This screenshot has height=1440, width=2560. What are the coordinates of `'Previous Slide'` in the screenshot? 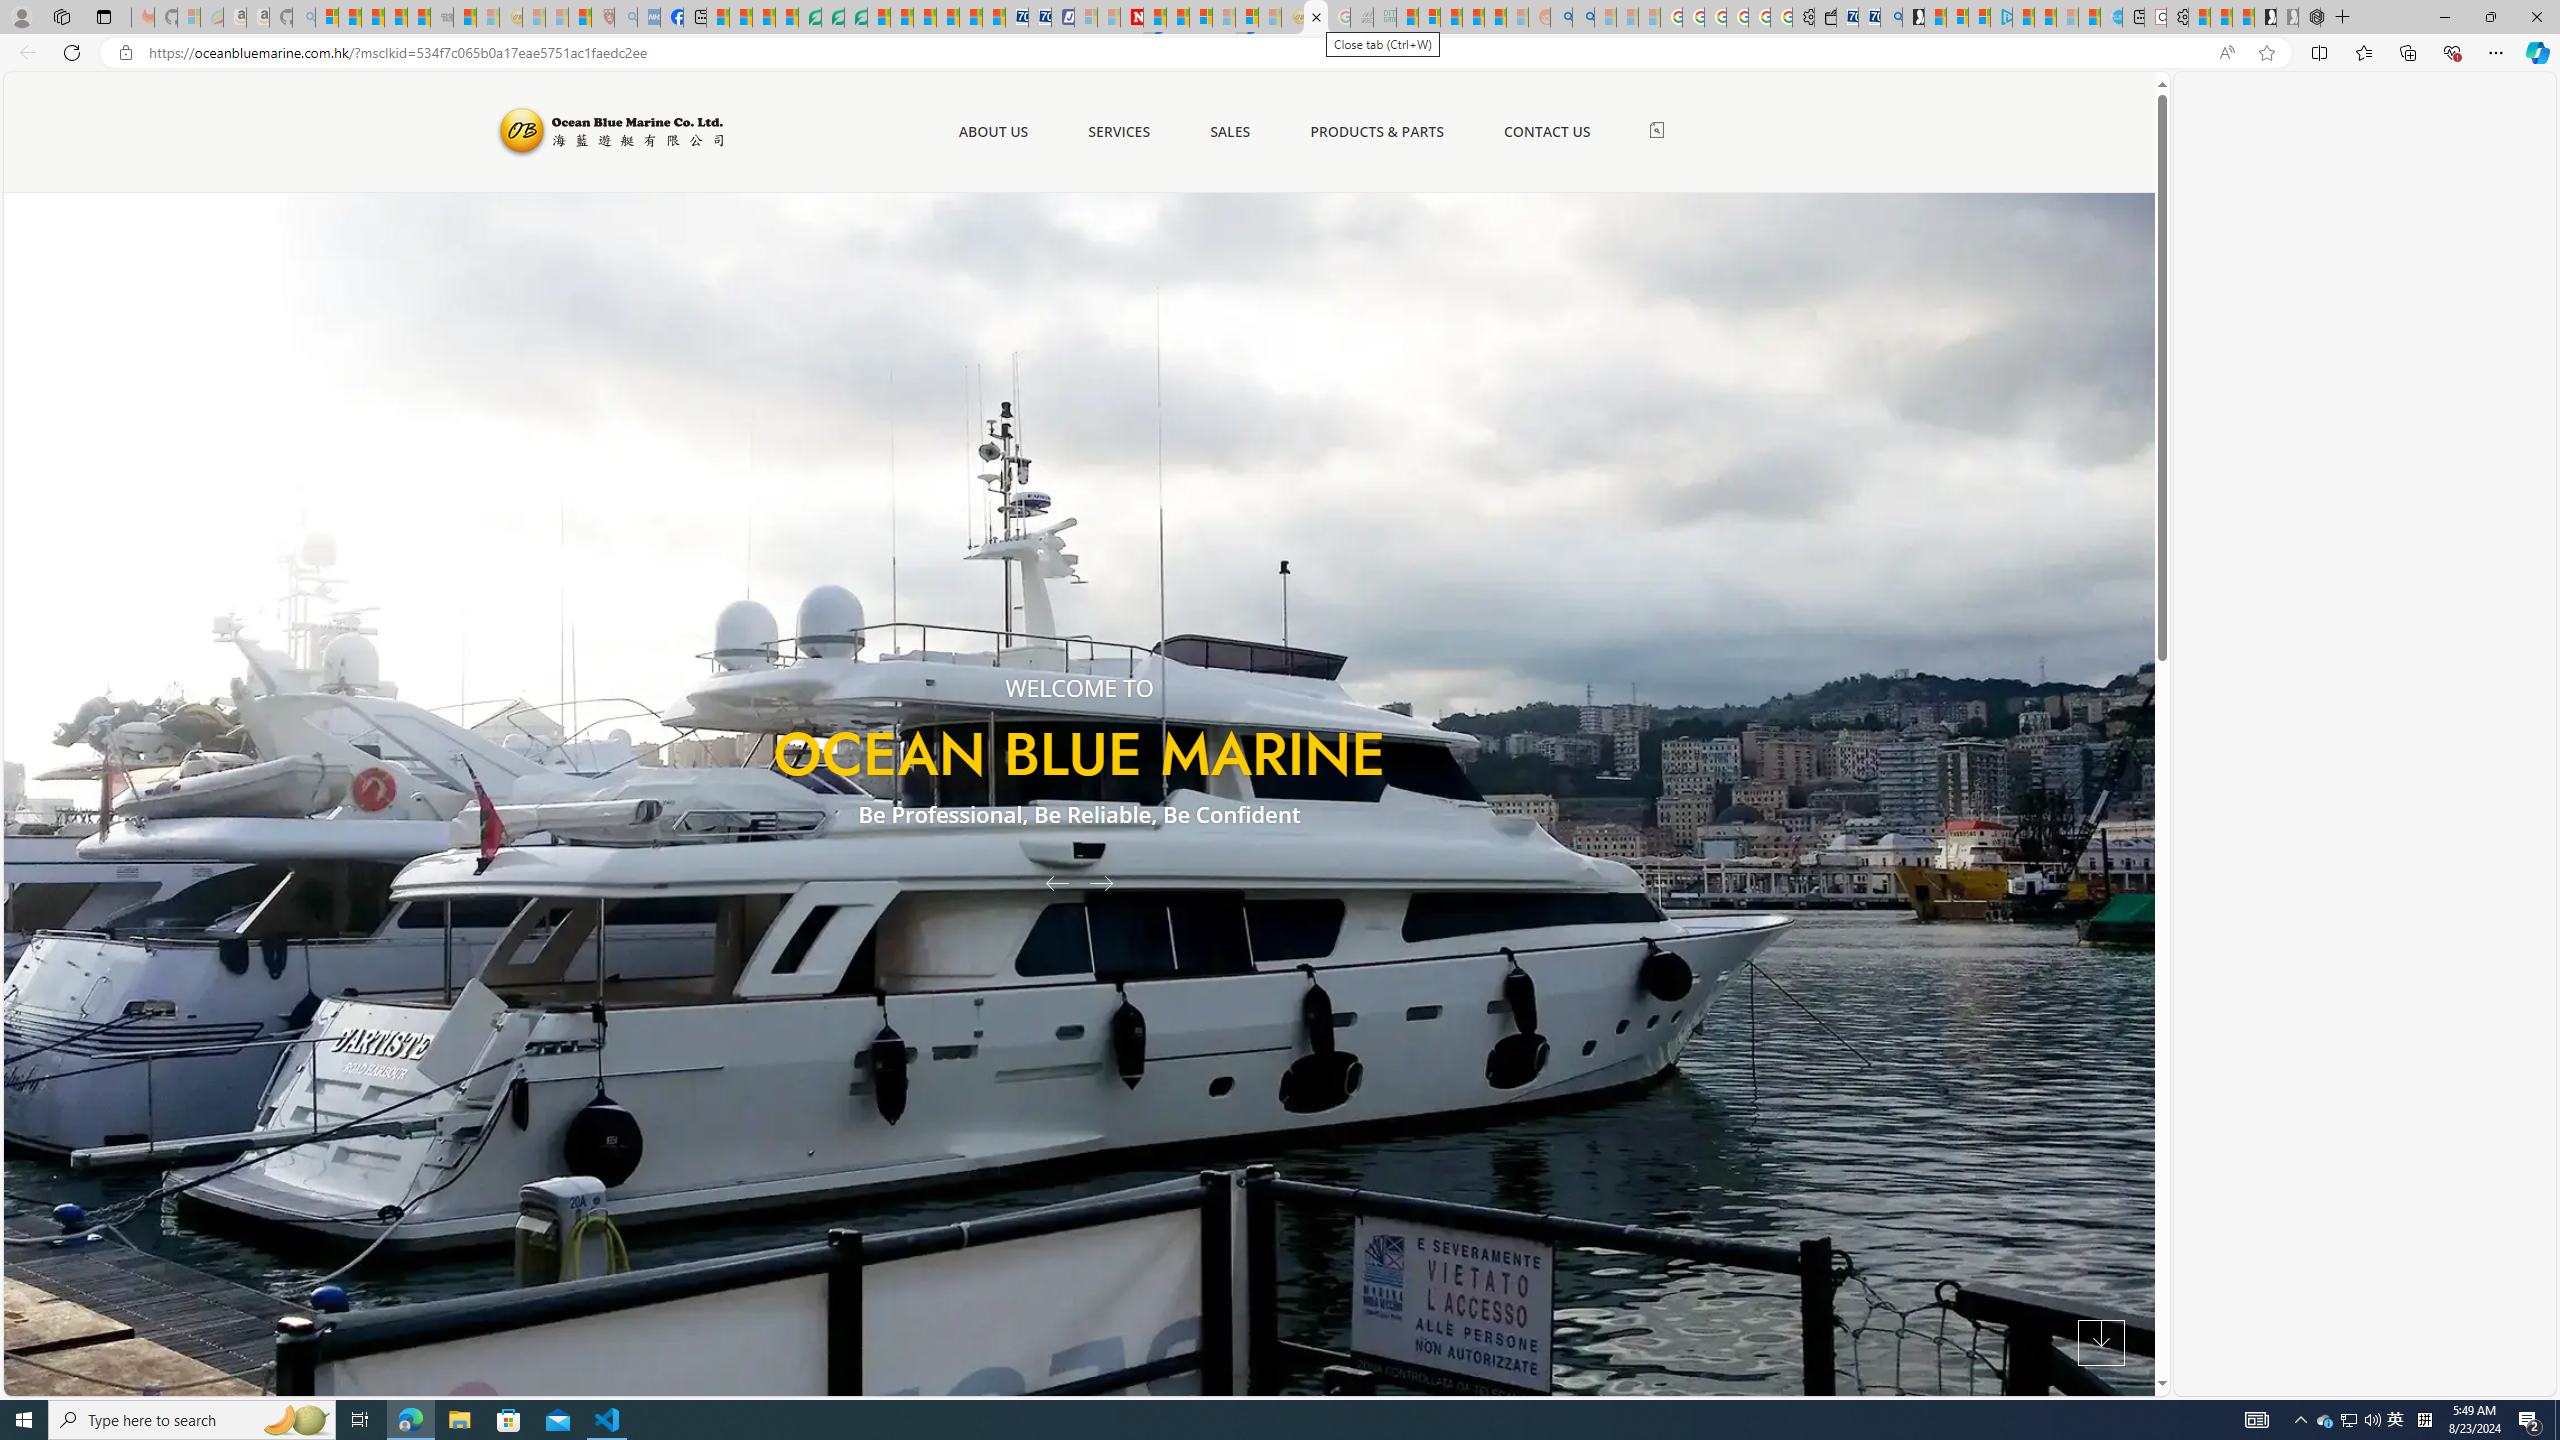 It's located at (1048, 881).